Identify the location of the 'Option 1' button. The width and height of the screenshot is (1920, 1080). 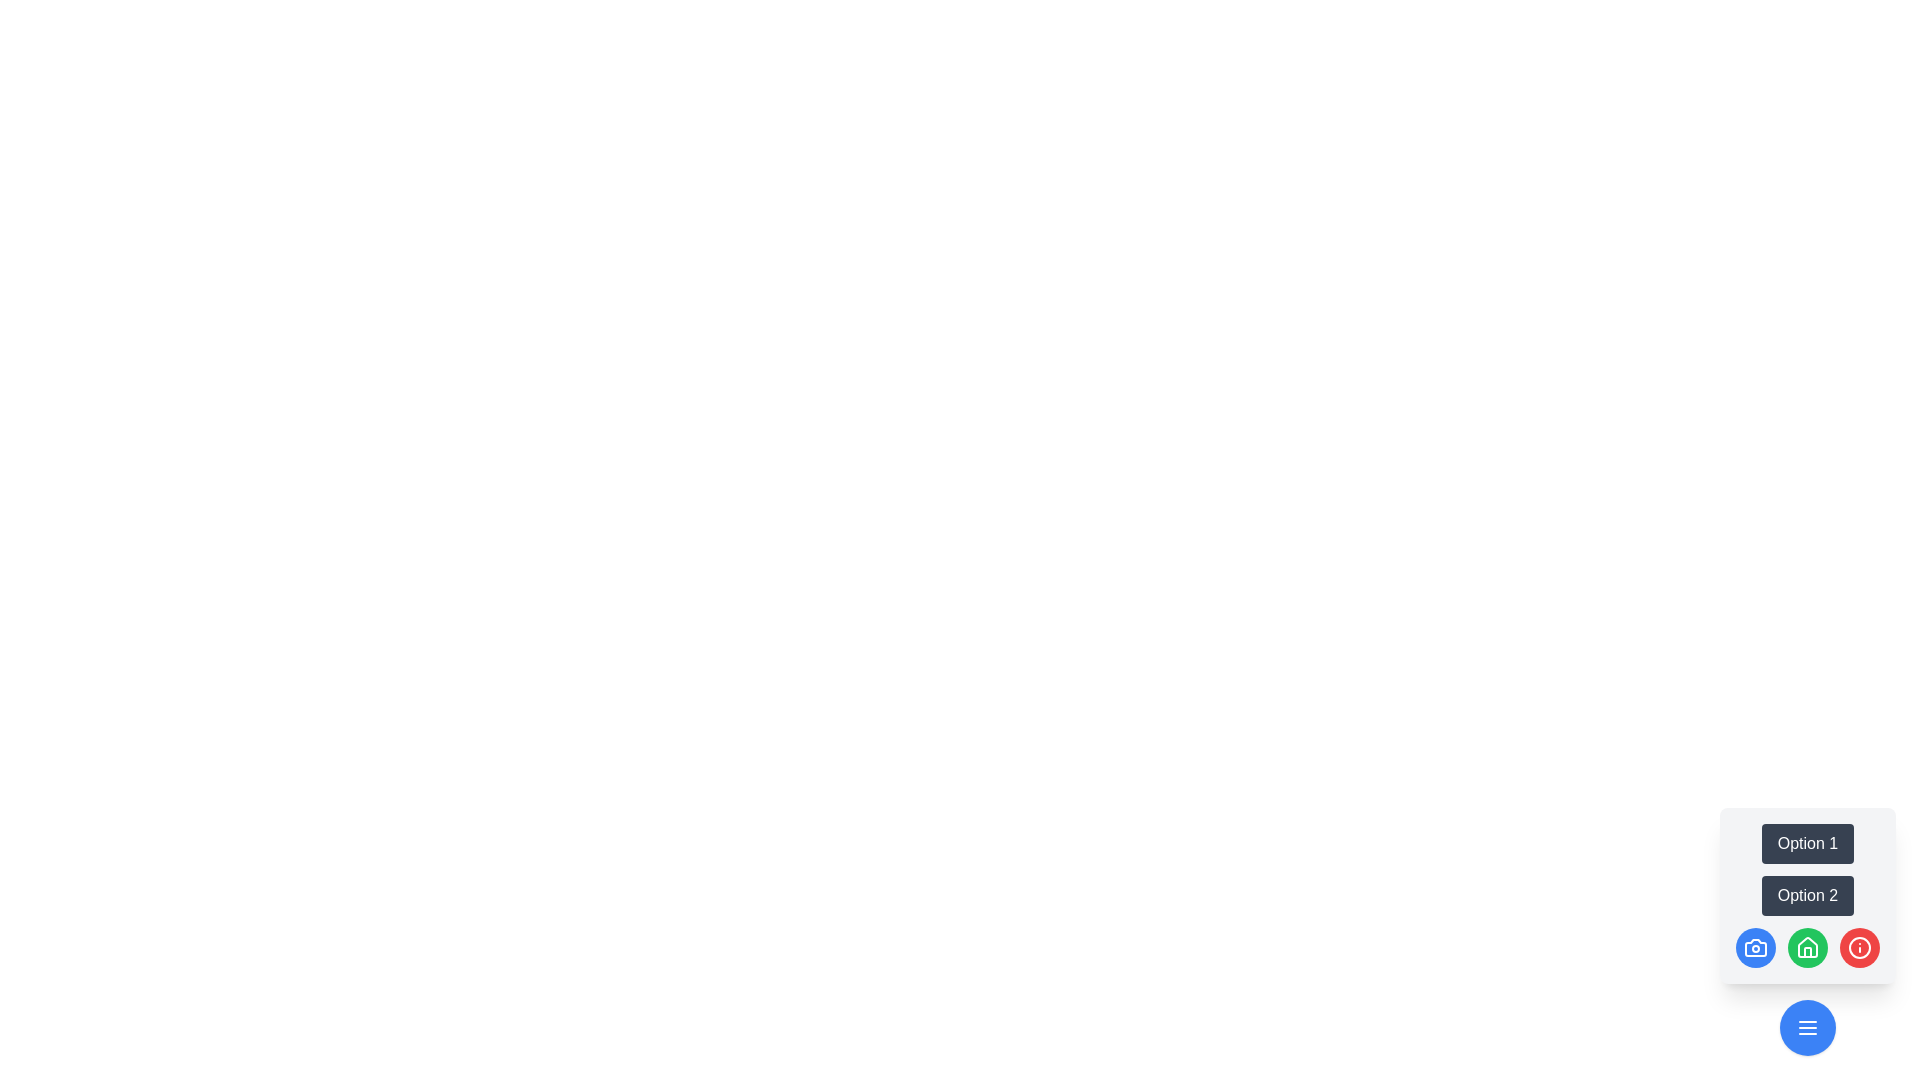
(1808, 844).